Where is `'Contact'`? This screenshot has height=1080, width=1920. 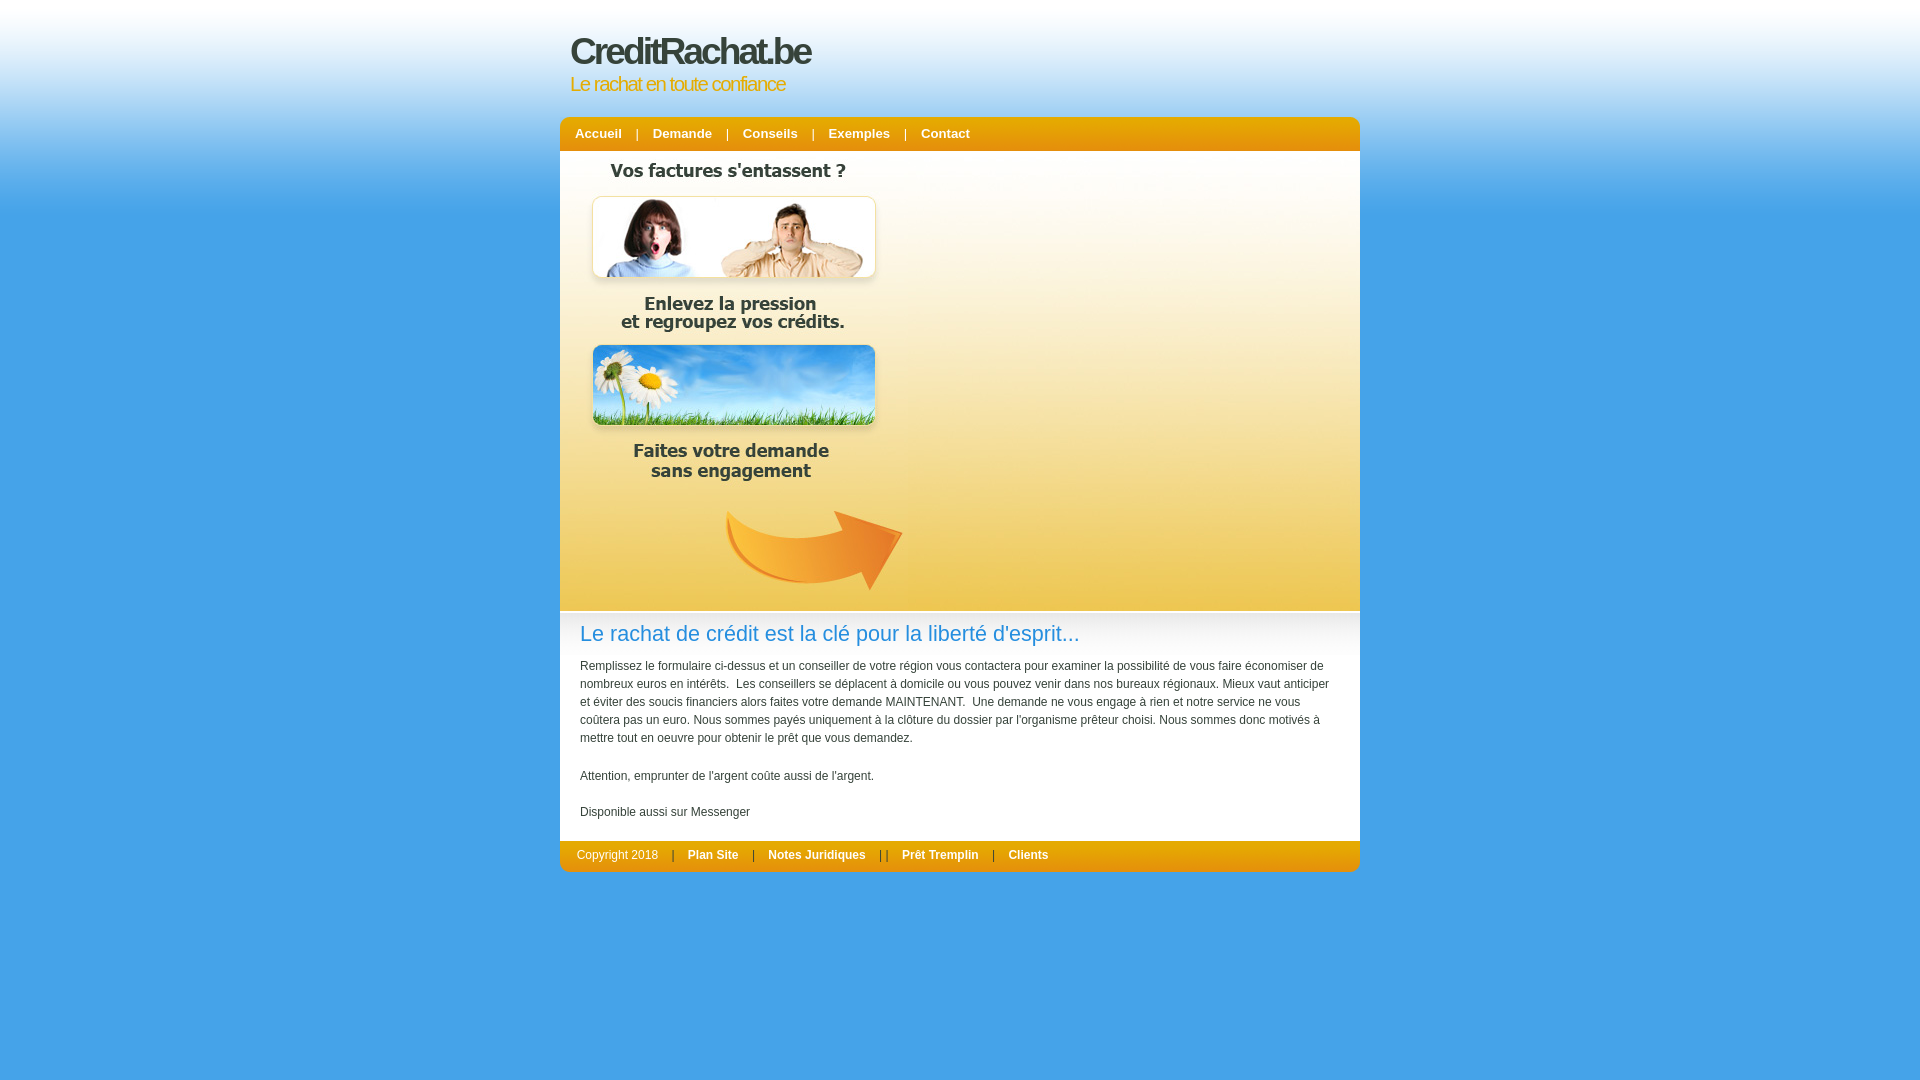
'Contact' is located at coordinates (910, 133).